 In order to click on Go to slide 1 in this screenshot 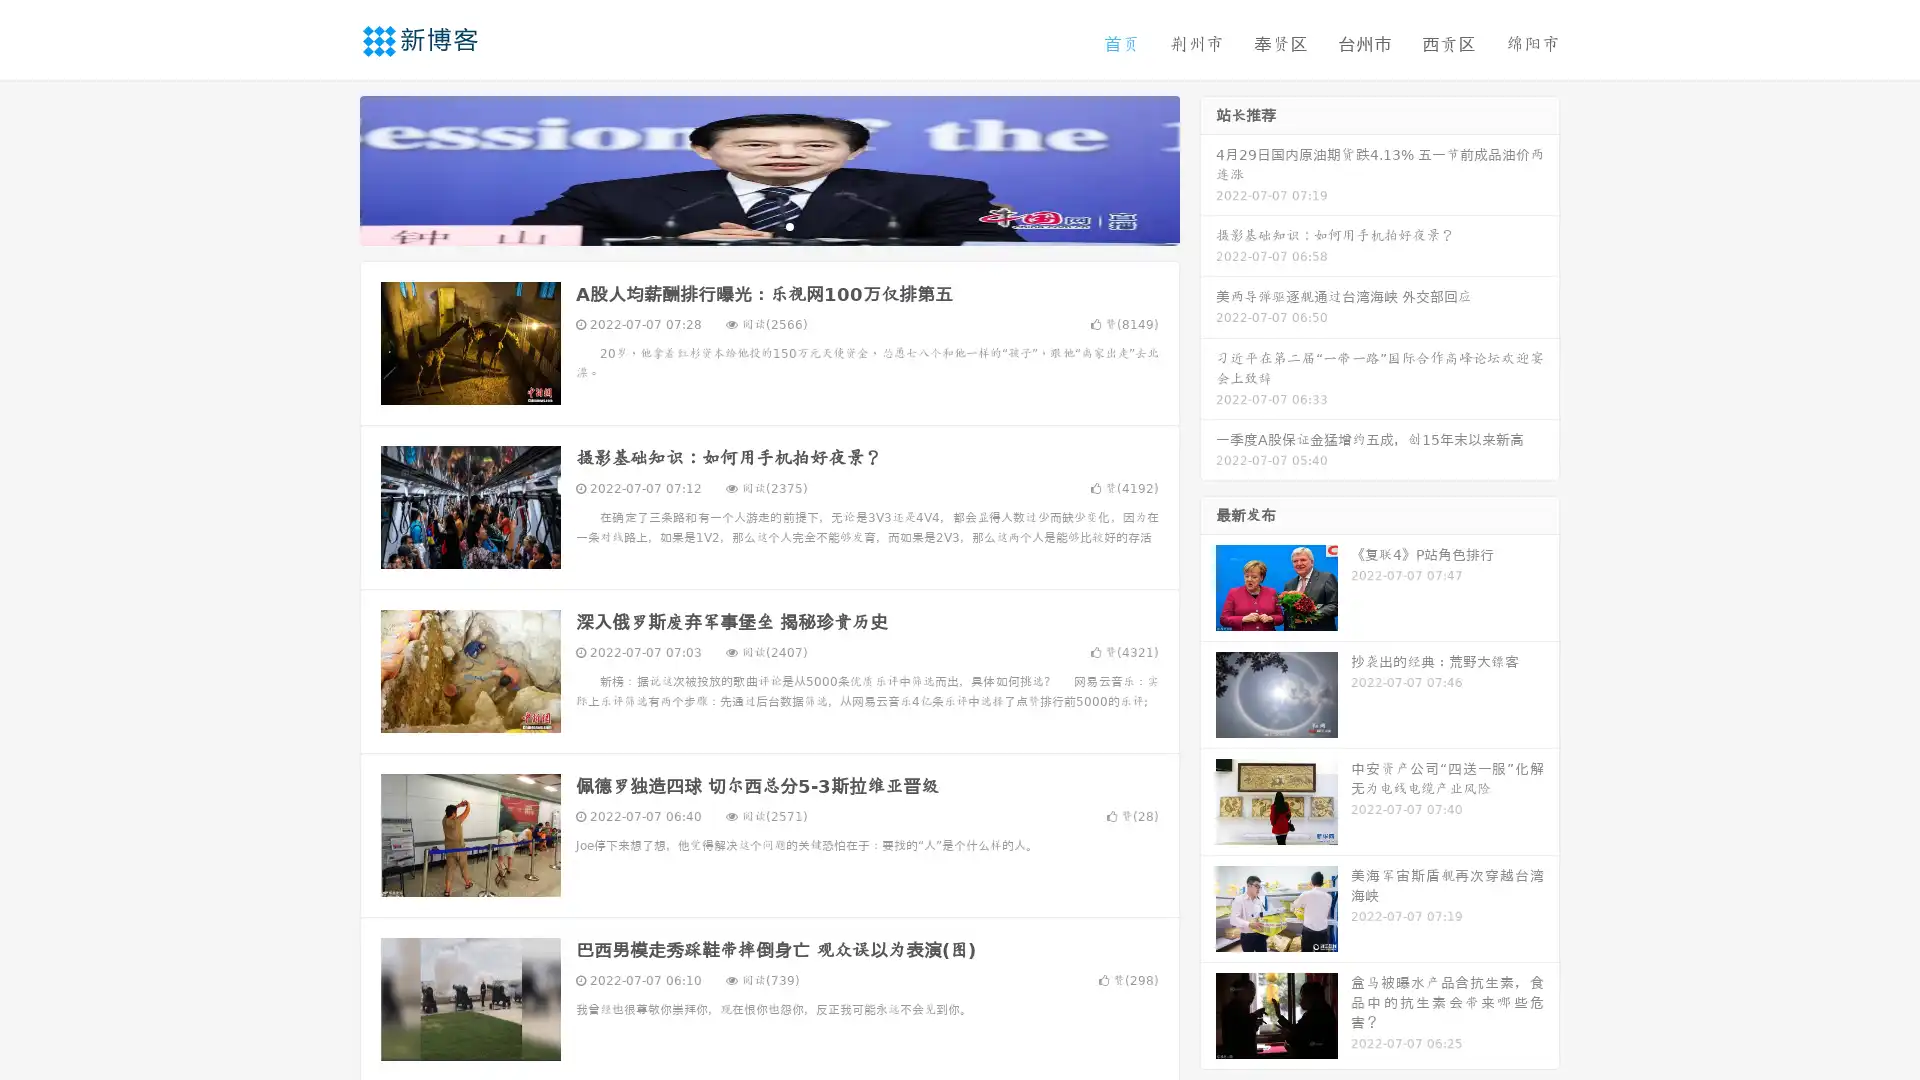, I will do `click(748, 225)`.